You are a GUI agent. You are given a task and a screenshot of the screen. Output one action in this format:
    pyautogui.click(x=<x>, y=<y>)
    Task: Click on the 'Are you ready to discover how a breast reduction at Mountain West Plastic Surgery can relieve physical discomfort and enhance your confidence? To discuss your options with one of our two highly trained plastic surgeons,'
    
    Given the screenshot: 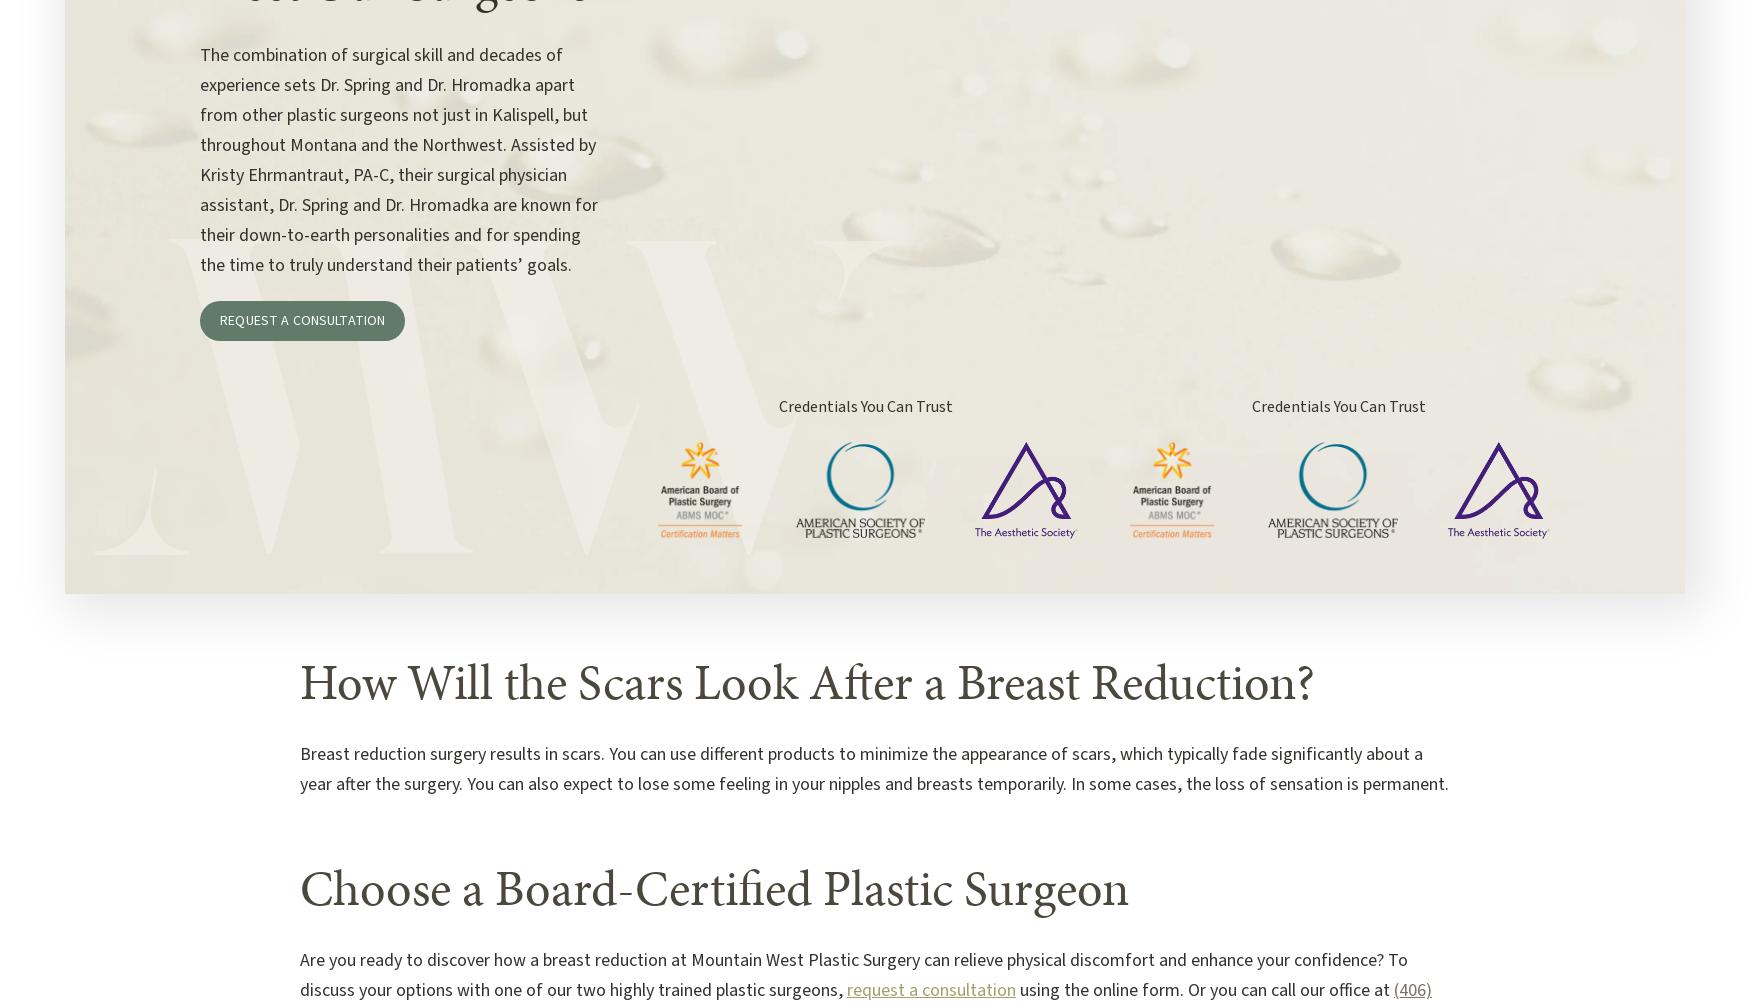 What is the action you would take?
    pyautogui.click(x=854, y=973)
    